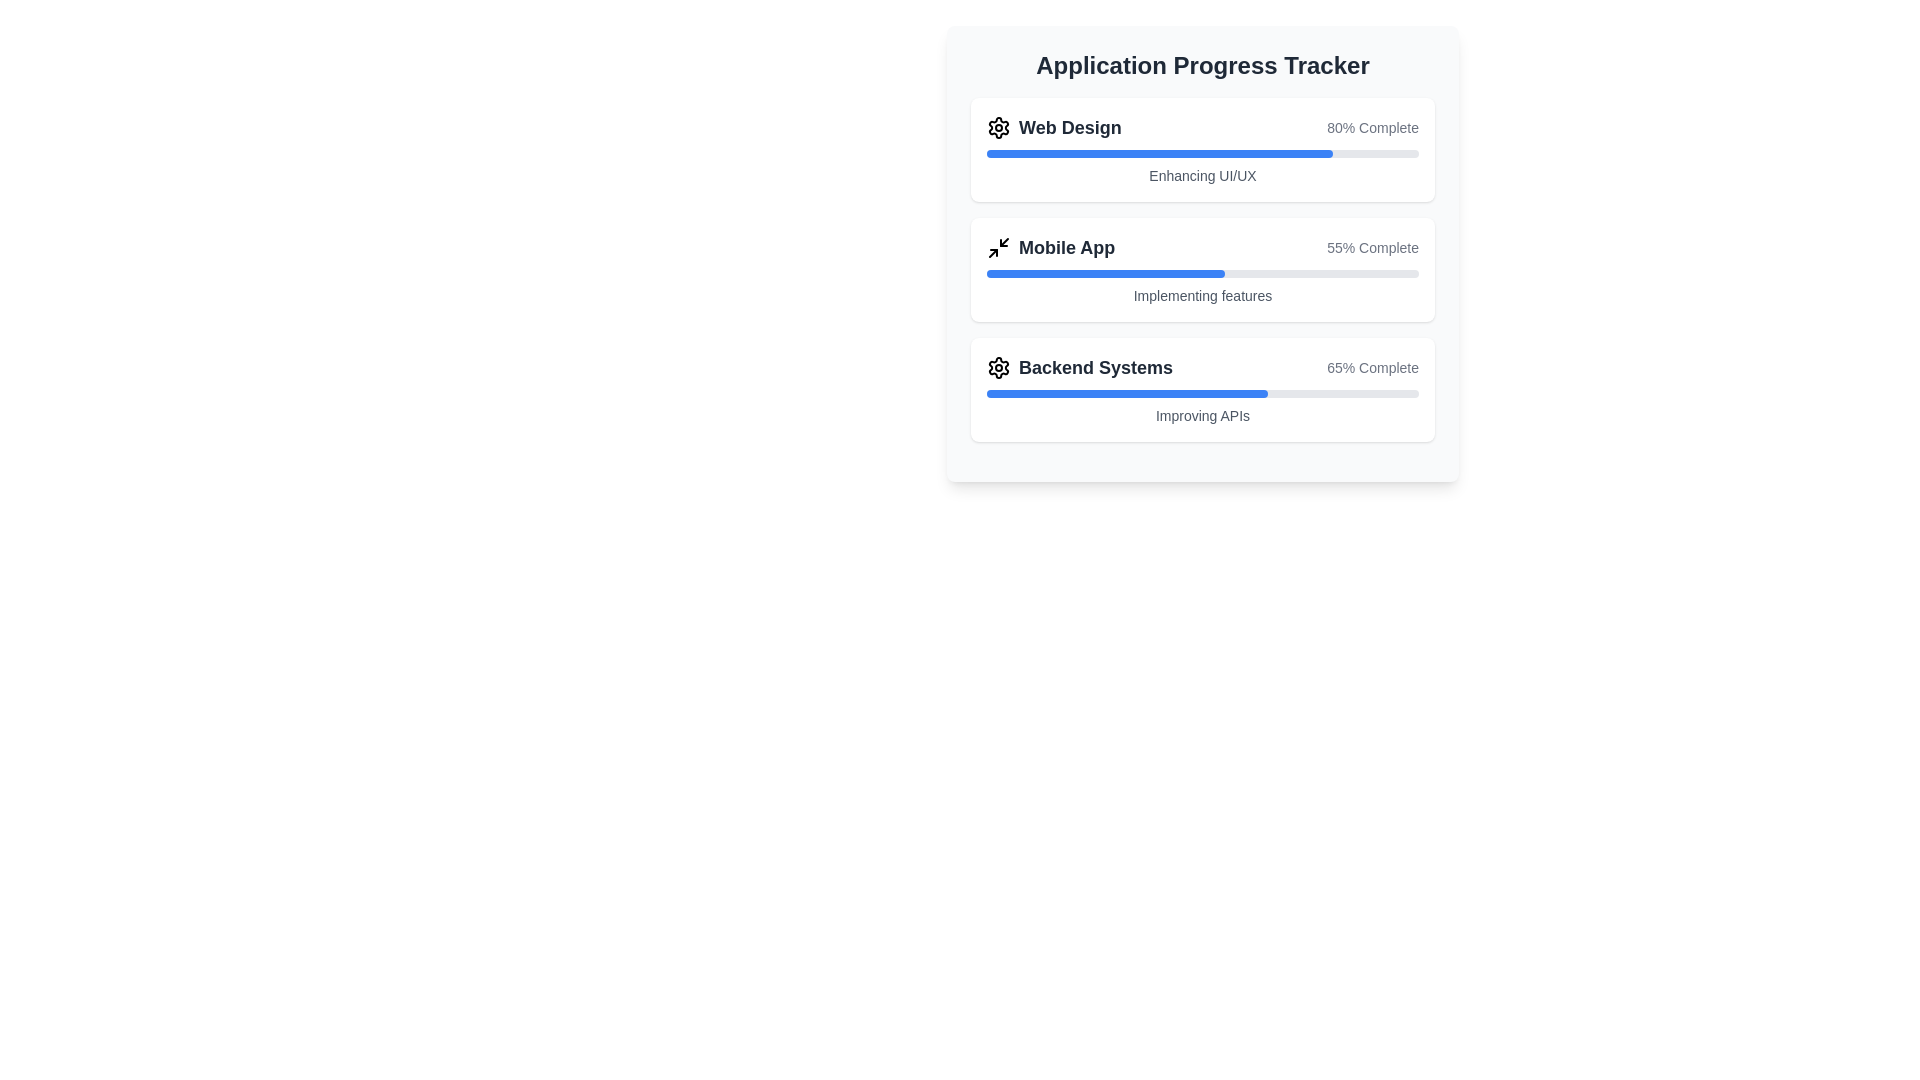 The height and width of the screenshot is (1080, 1920). What do you see at coordinates (1202, 175) in the screenshot?
I see `the text label reading 'Enhancing UI/UX' located in the 'Web Design' section of the 'Application Progress Tracker' interface, positioned below the '80% Complete' progress bar` at bounding box center [1202, 175].